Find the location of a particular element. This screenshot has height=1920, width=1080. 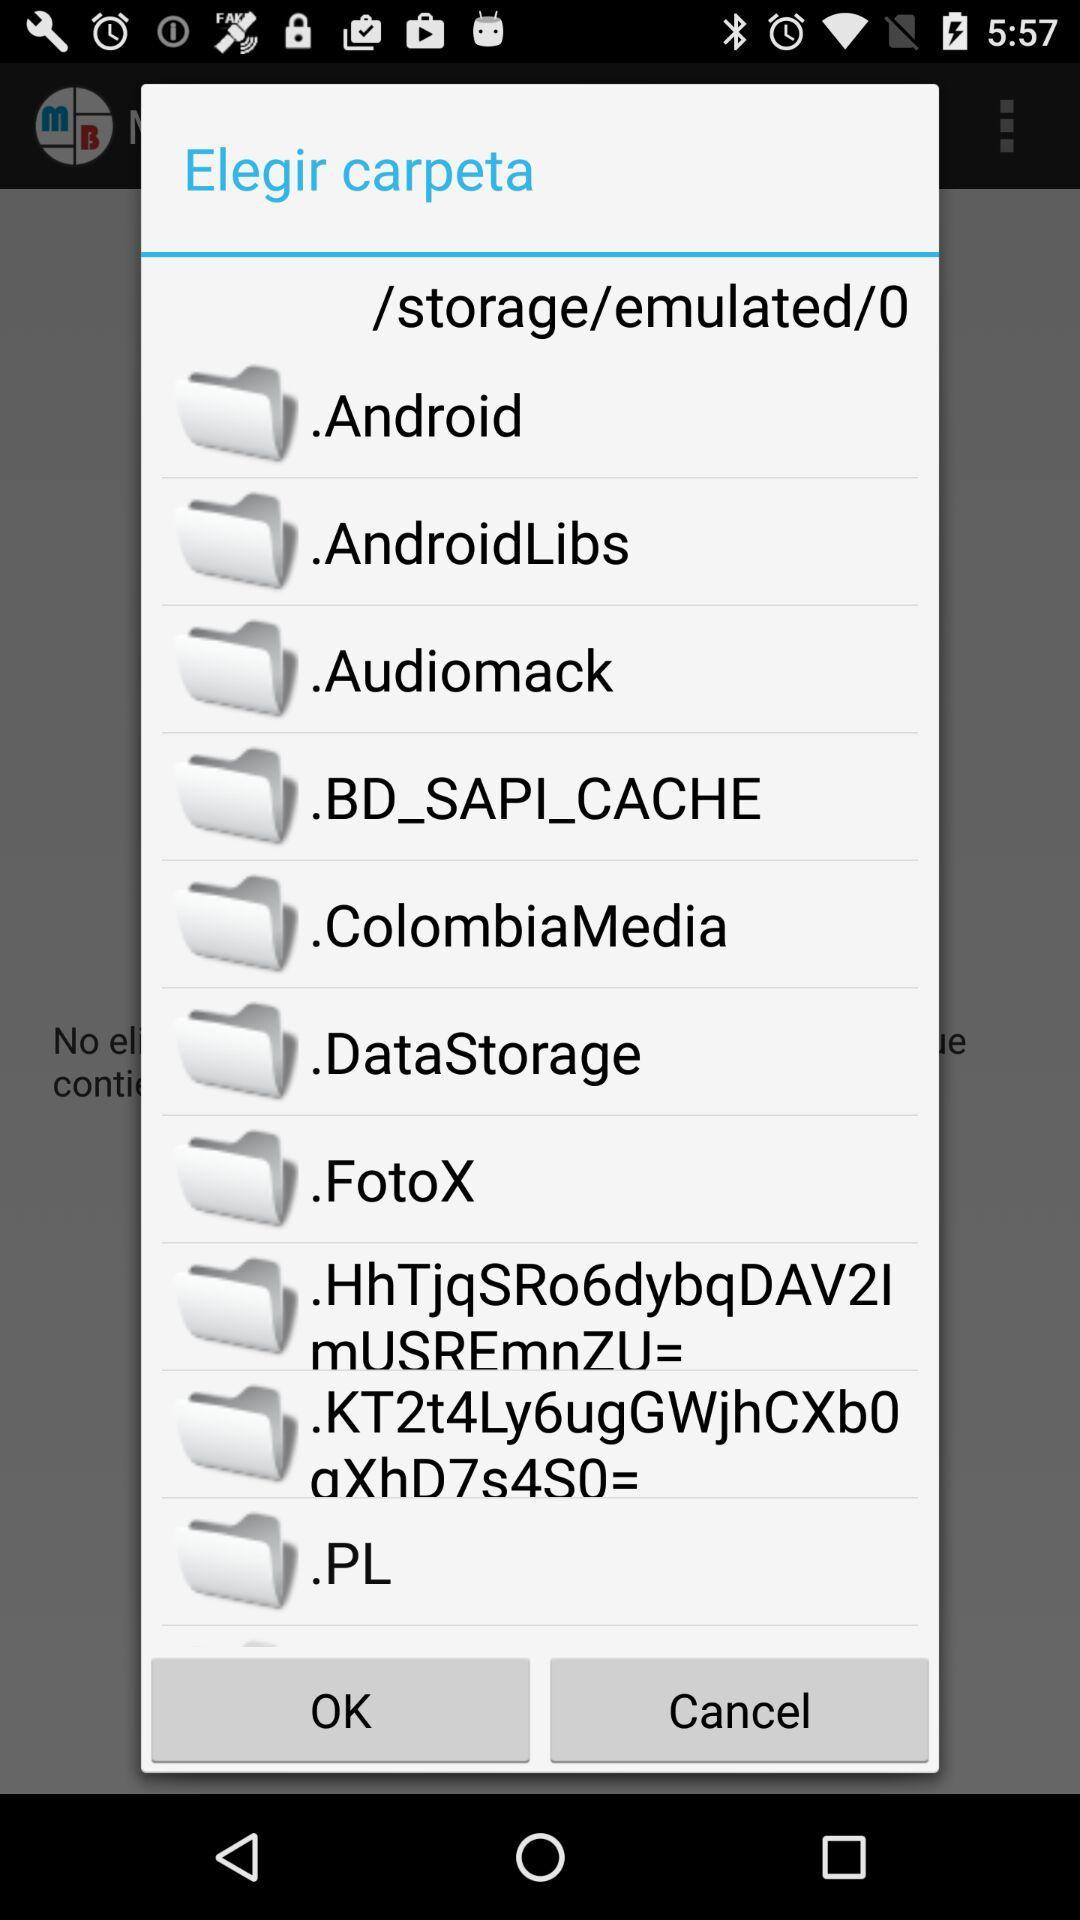

.androidlibs is located at coordinates (612, 541).